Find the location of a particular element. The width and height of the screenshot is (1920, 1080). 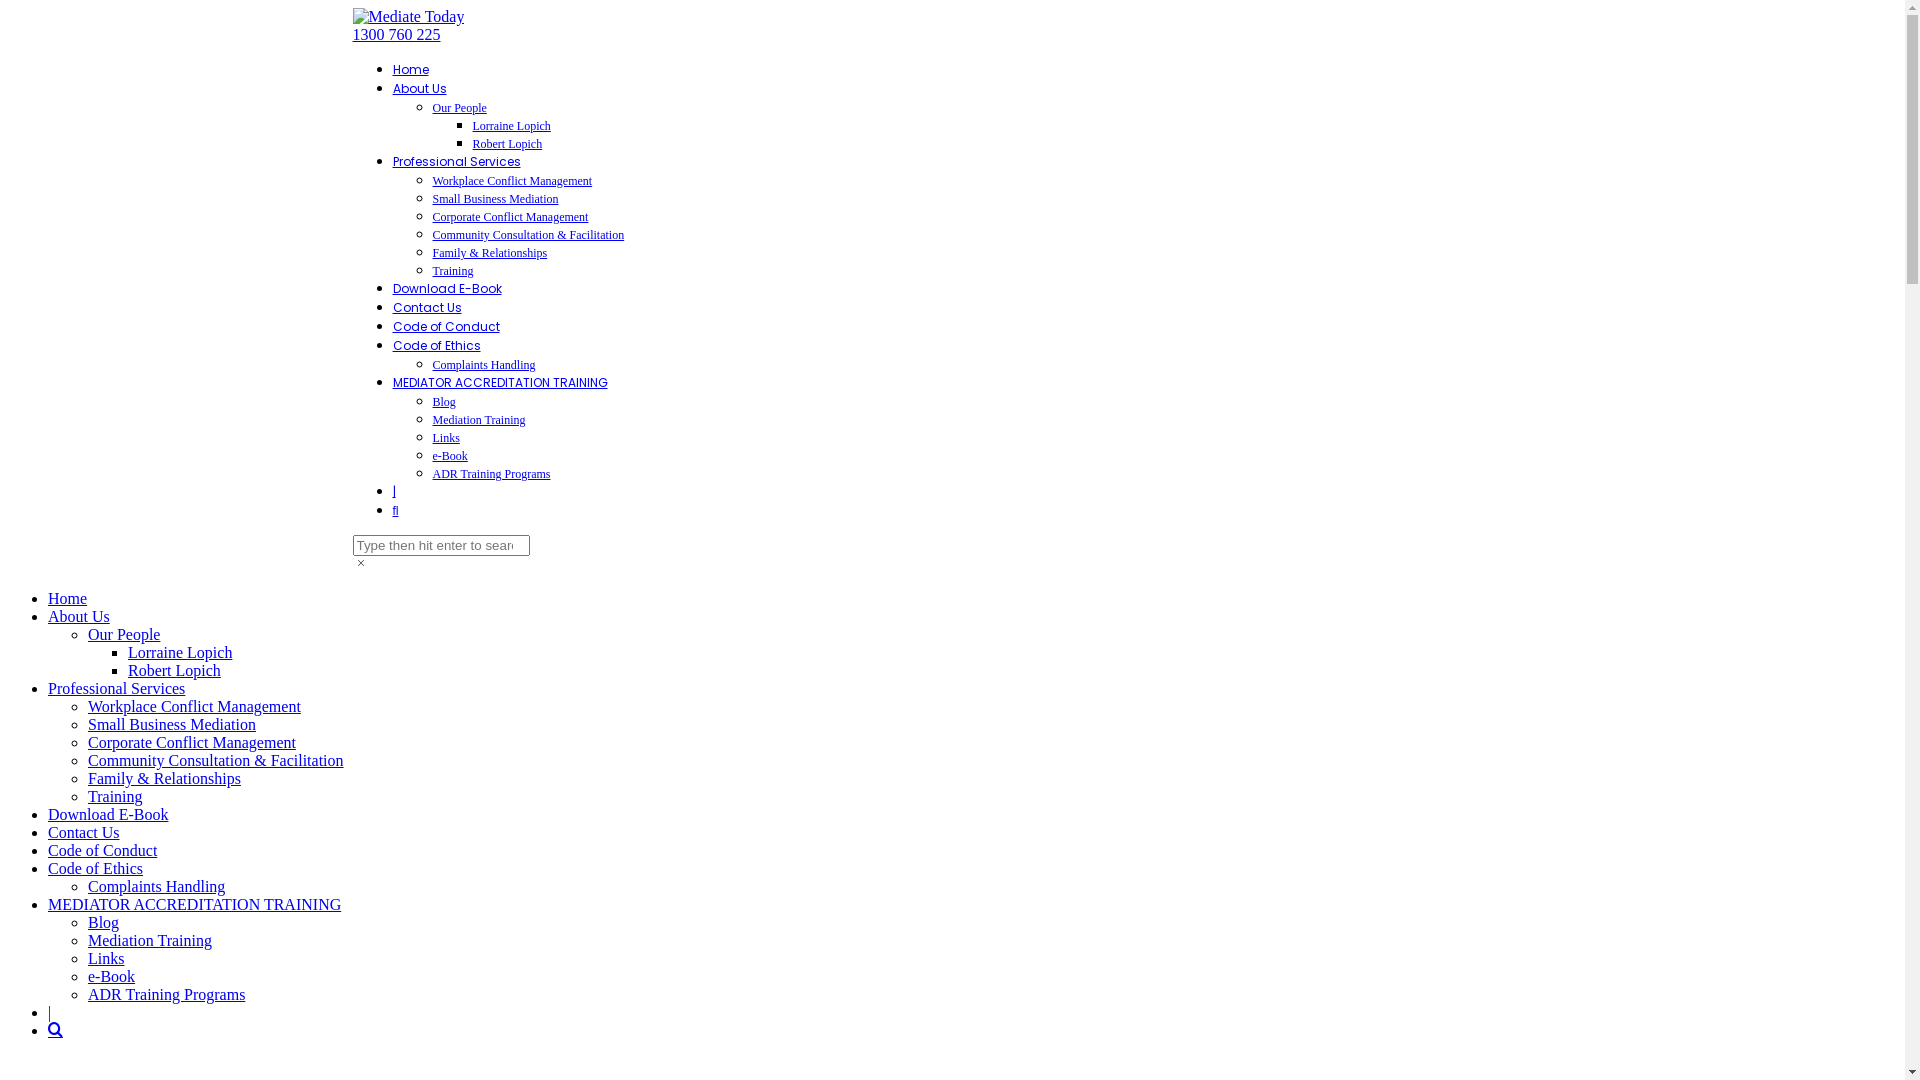

'|' is located at coordinates (49, 1012).